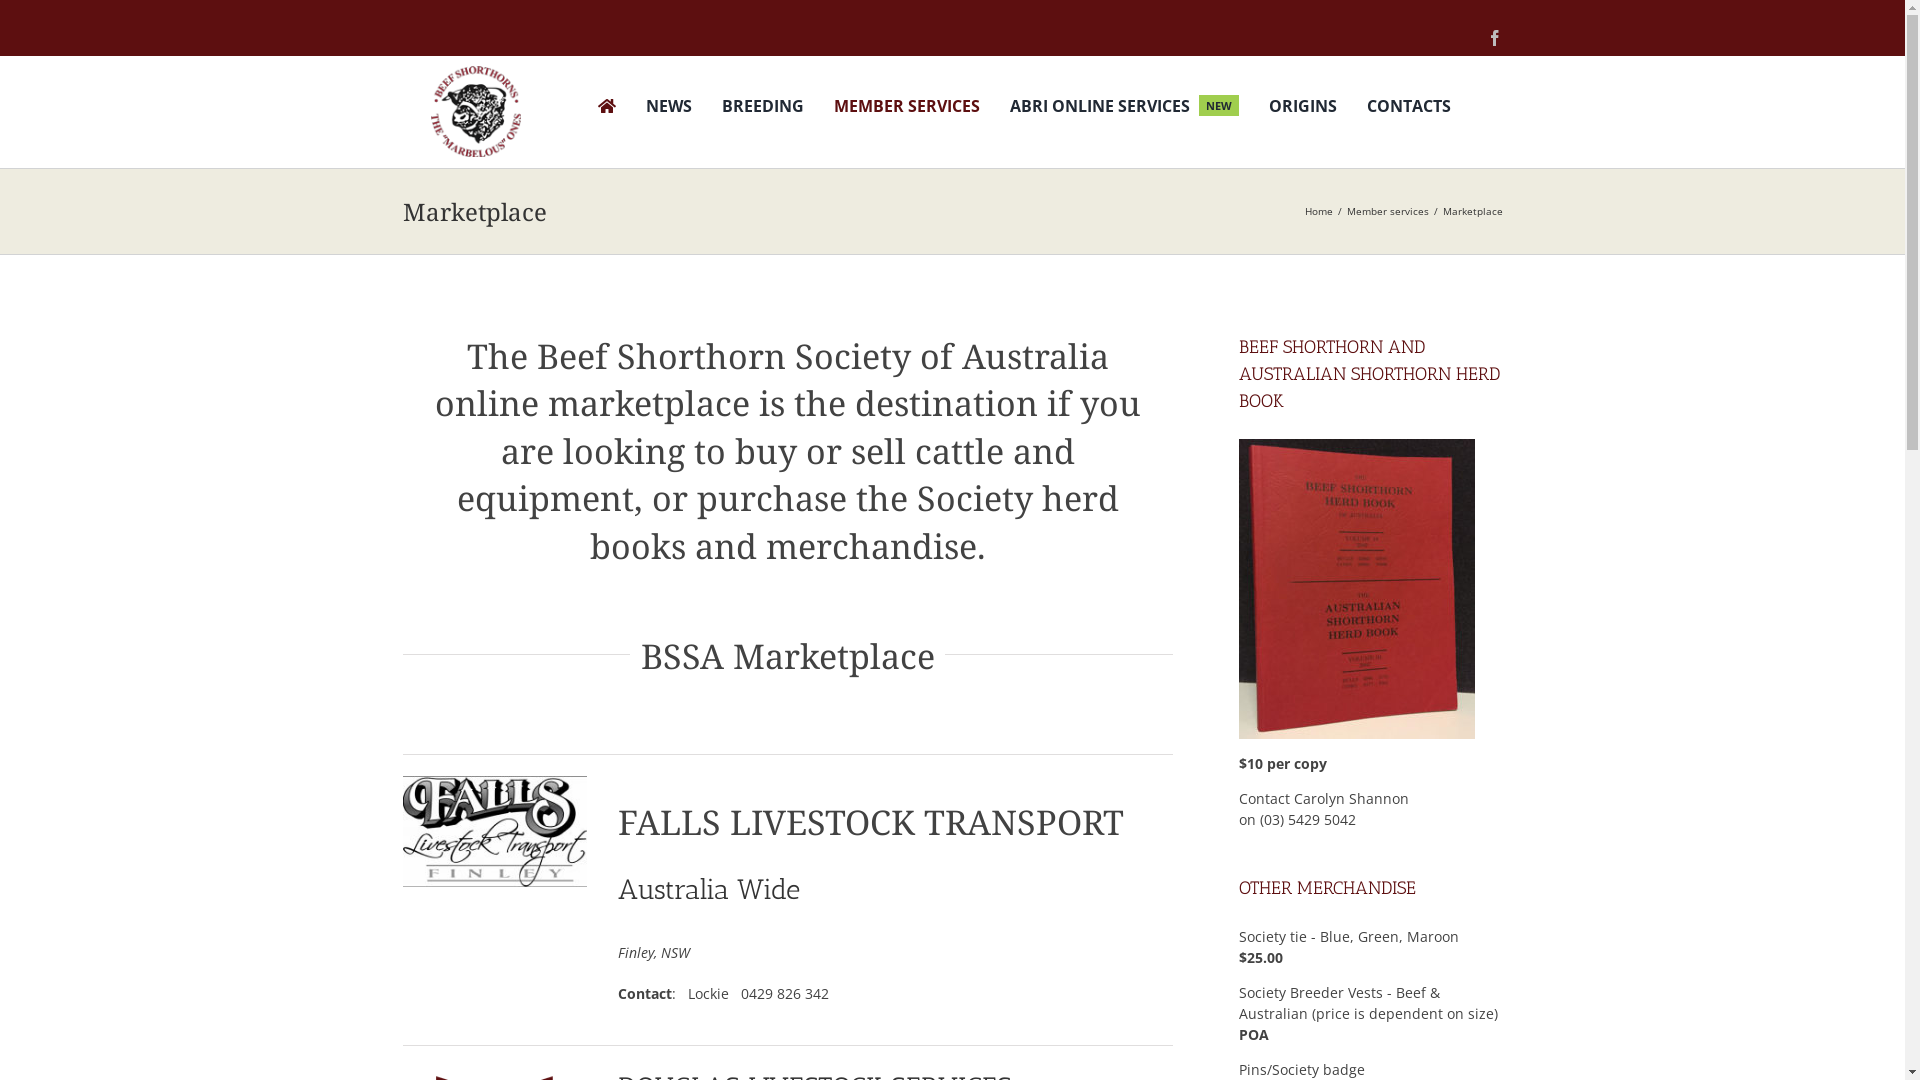 The image size is (1920, 1080). What do you see at coordinates (1302, 108) in the screenshot?
I see `'ORIGINS'` at bounding box center [1302, 108].